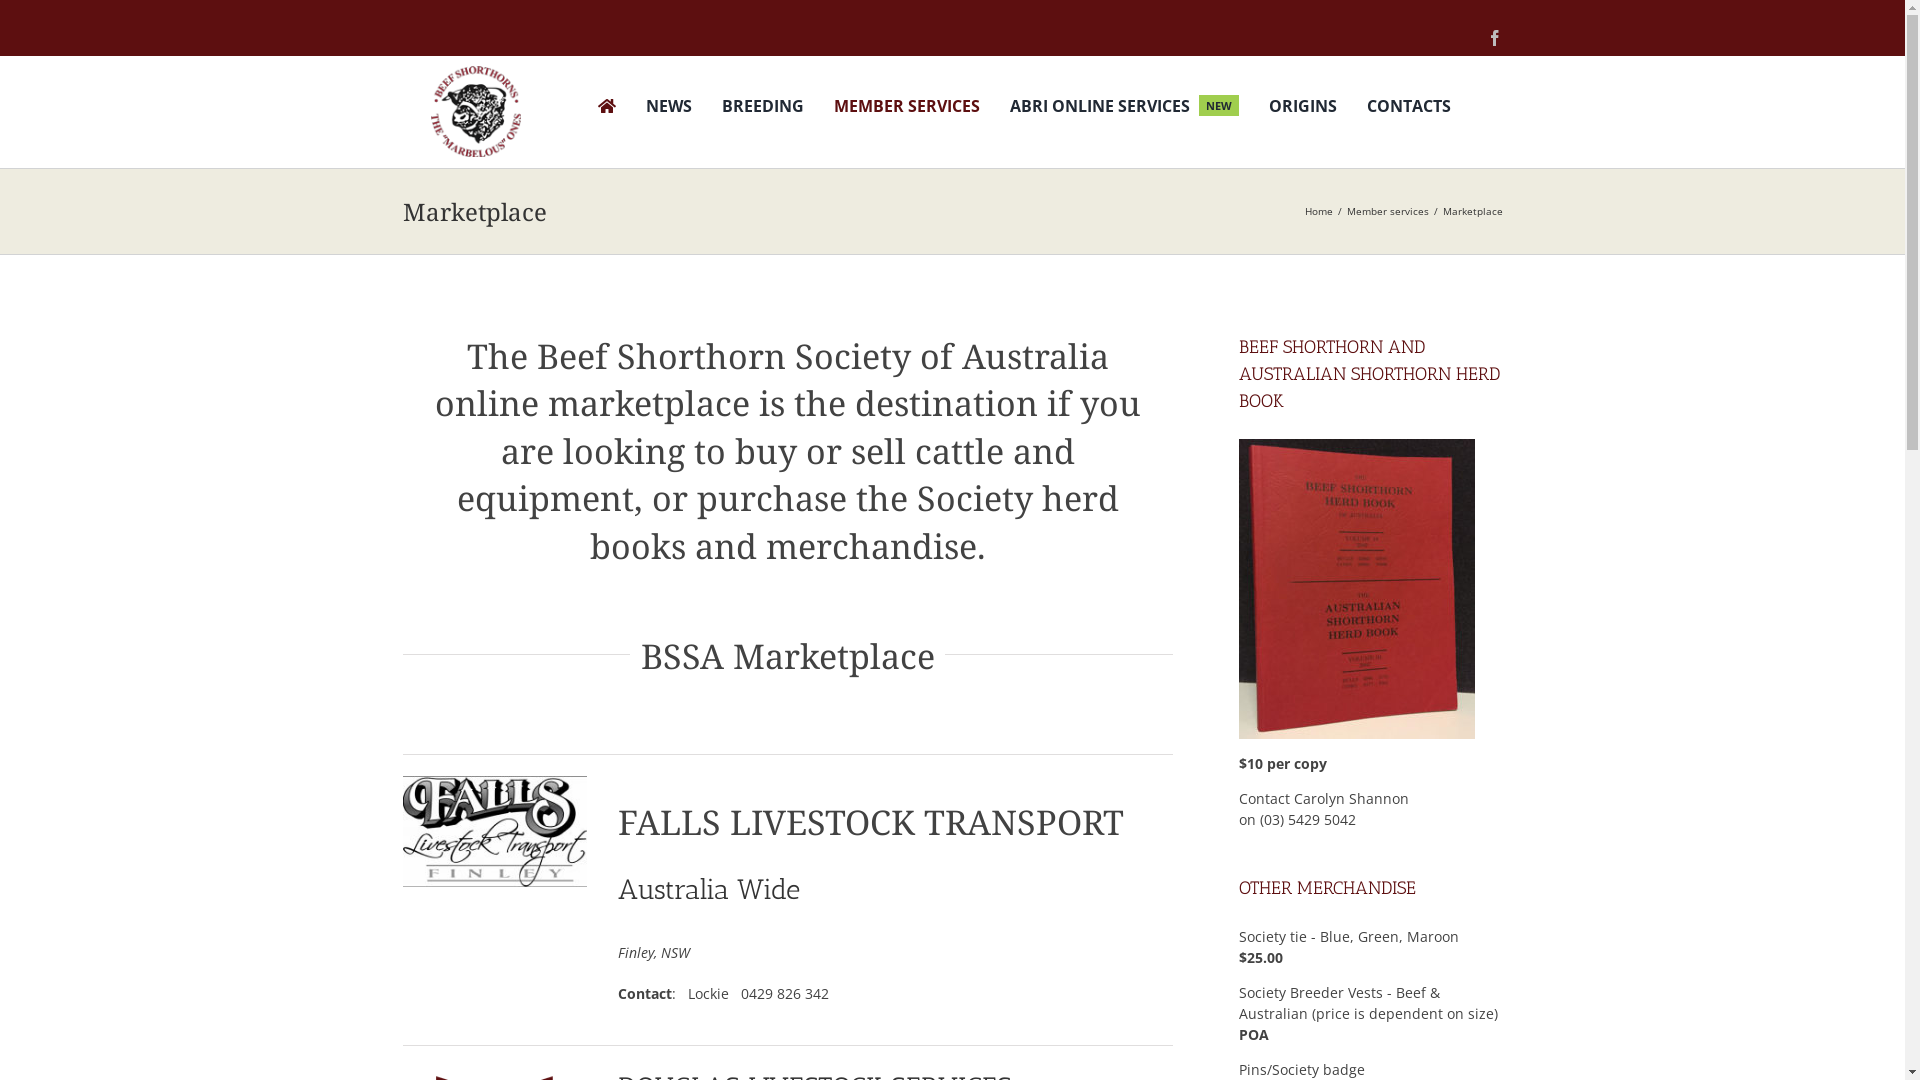 The image size is (1920, 1080). What do you see at coordinates (1302, 108) in the screenshot?
I see `'ORIGINS'` at bounding box center [1302, 108].